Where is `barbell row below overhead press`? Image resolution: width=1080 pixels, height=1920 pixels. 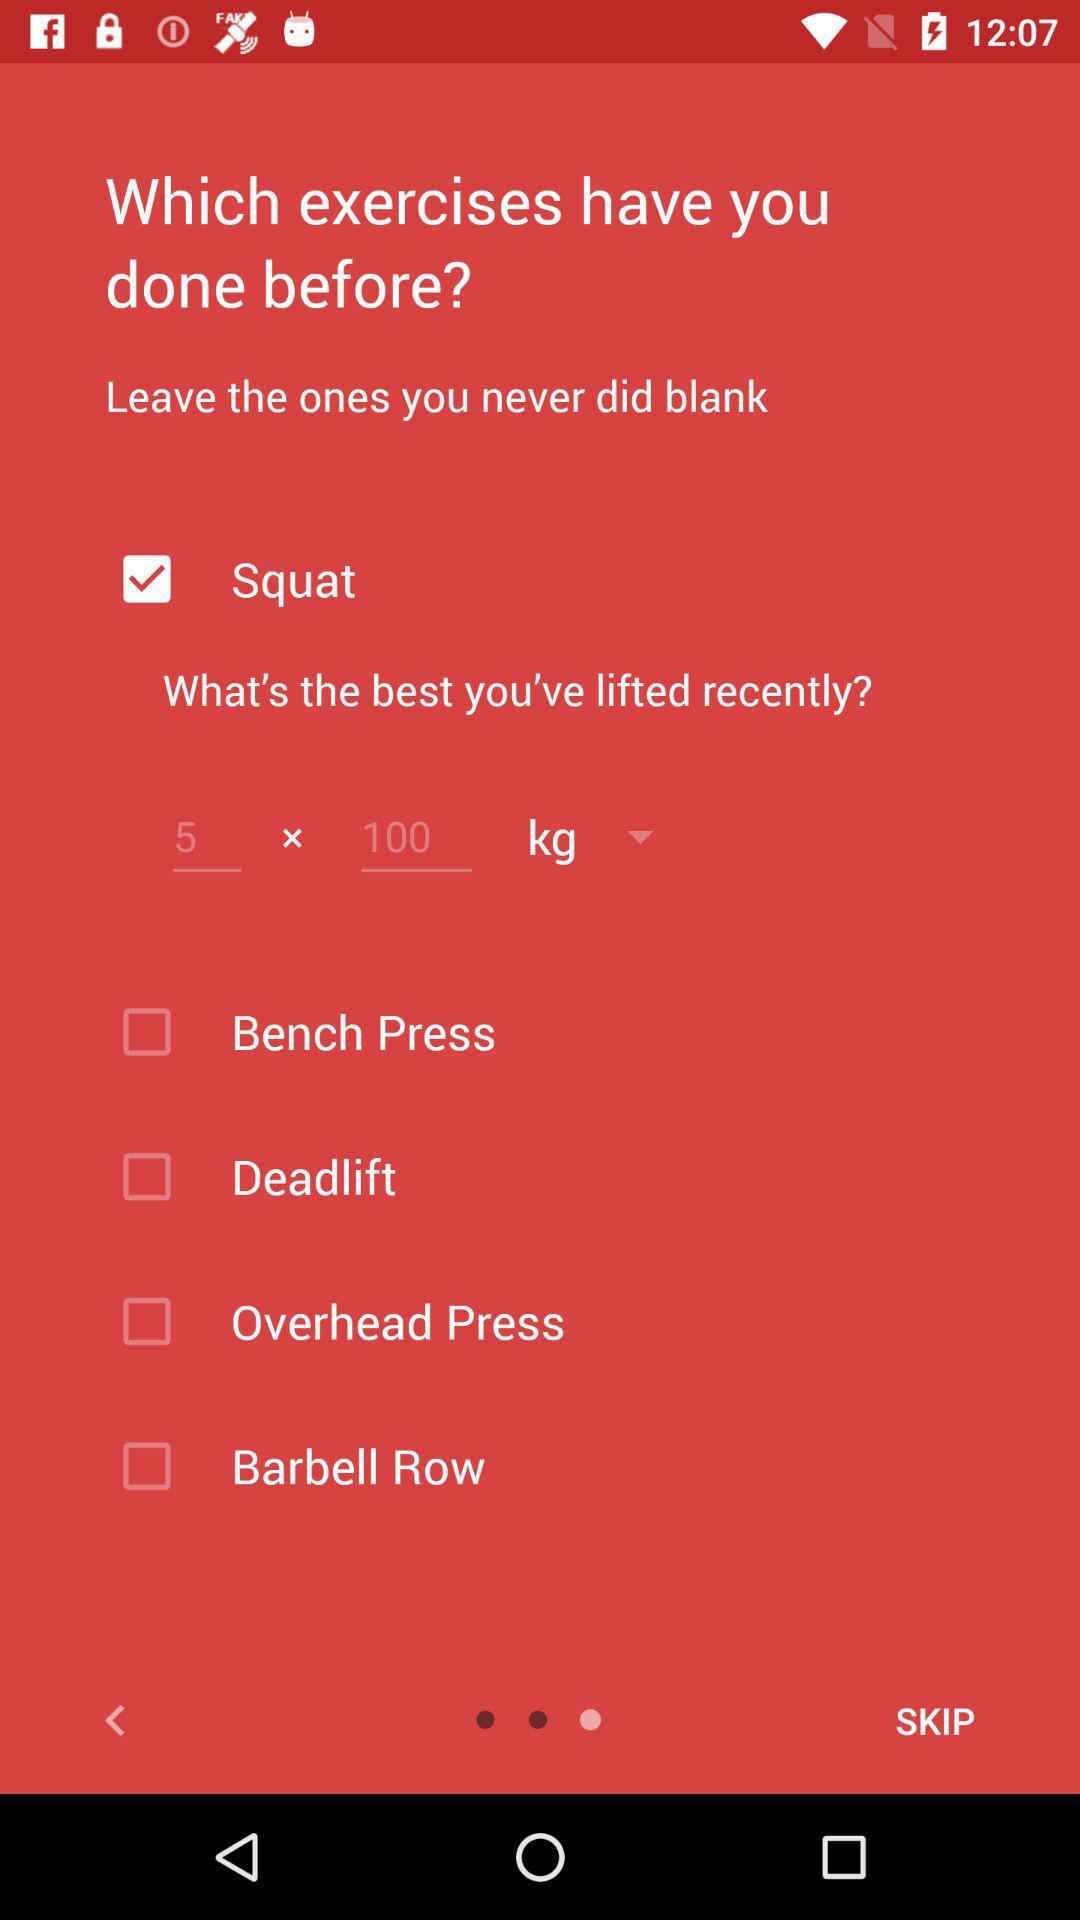 barbell row below overhead press is located at coordinates (591, 1465).